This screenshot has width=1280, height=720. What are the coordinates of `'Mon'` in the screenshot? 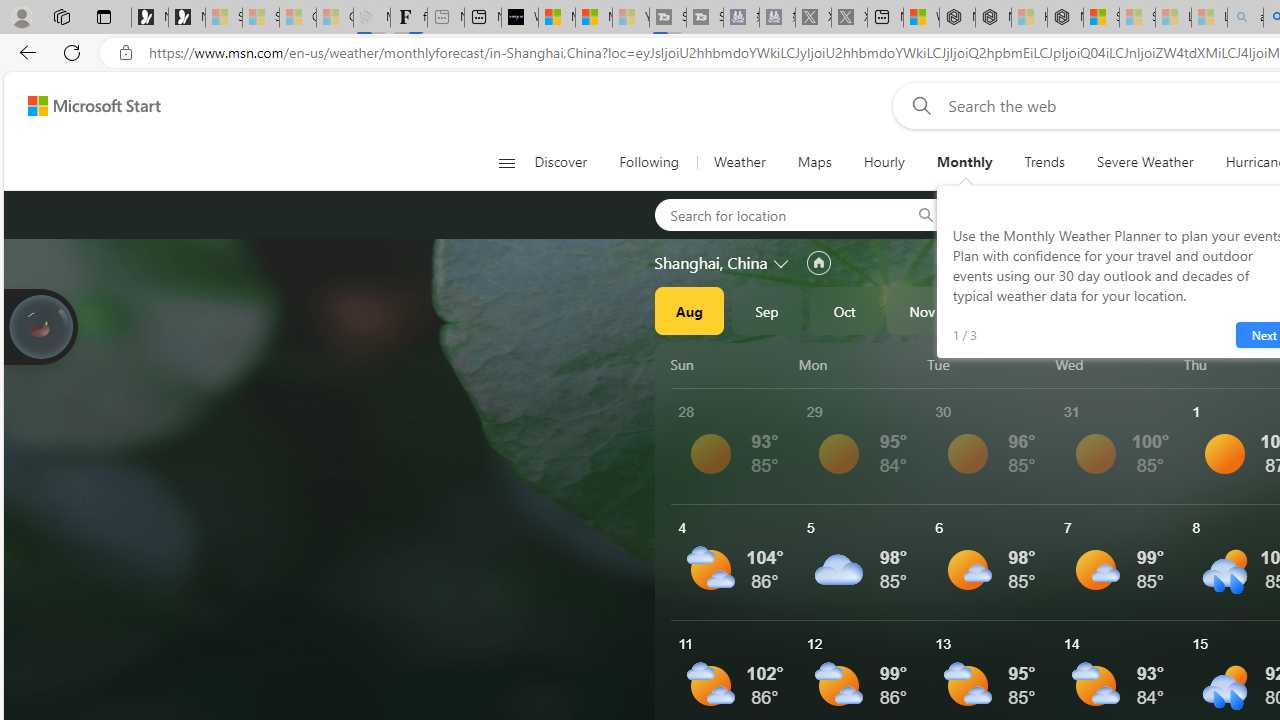 It's located at (859, 364).